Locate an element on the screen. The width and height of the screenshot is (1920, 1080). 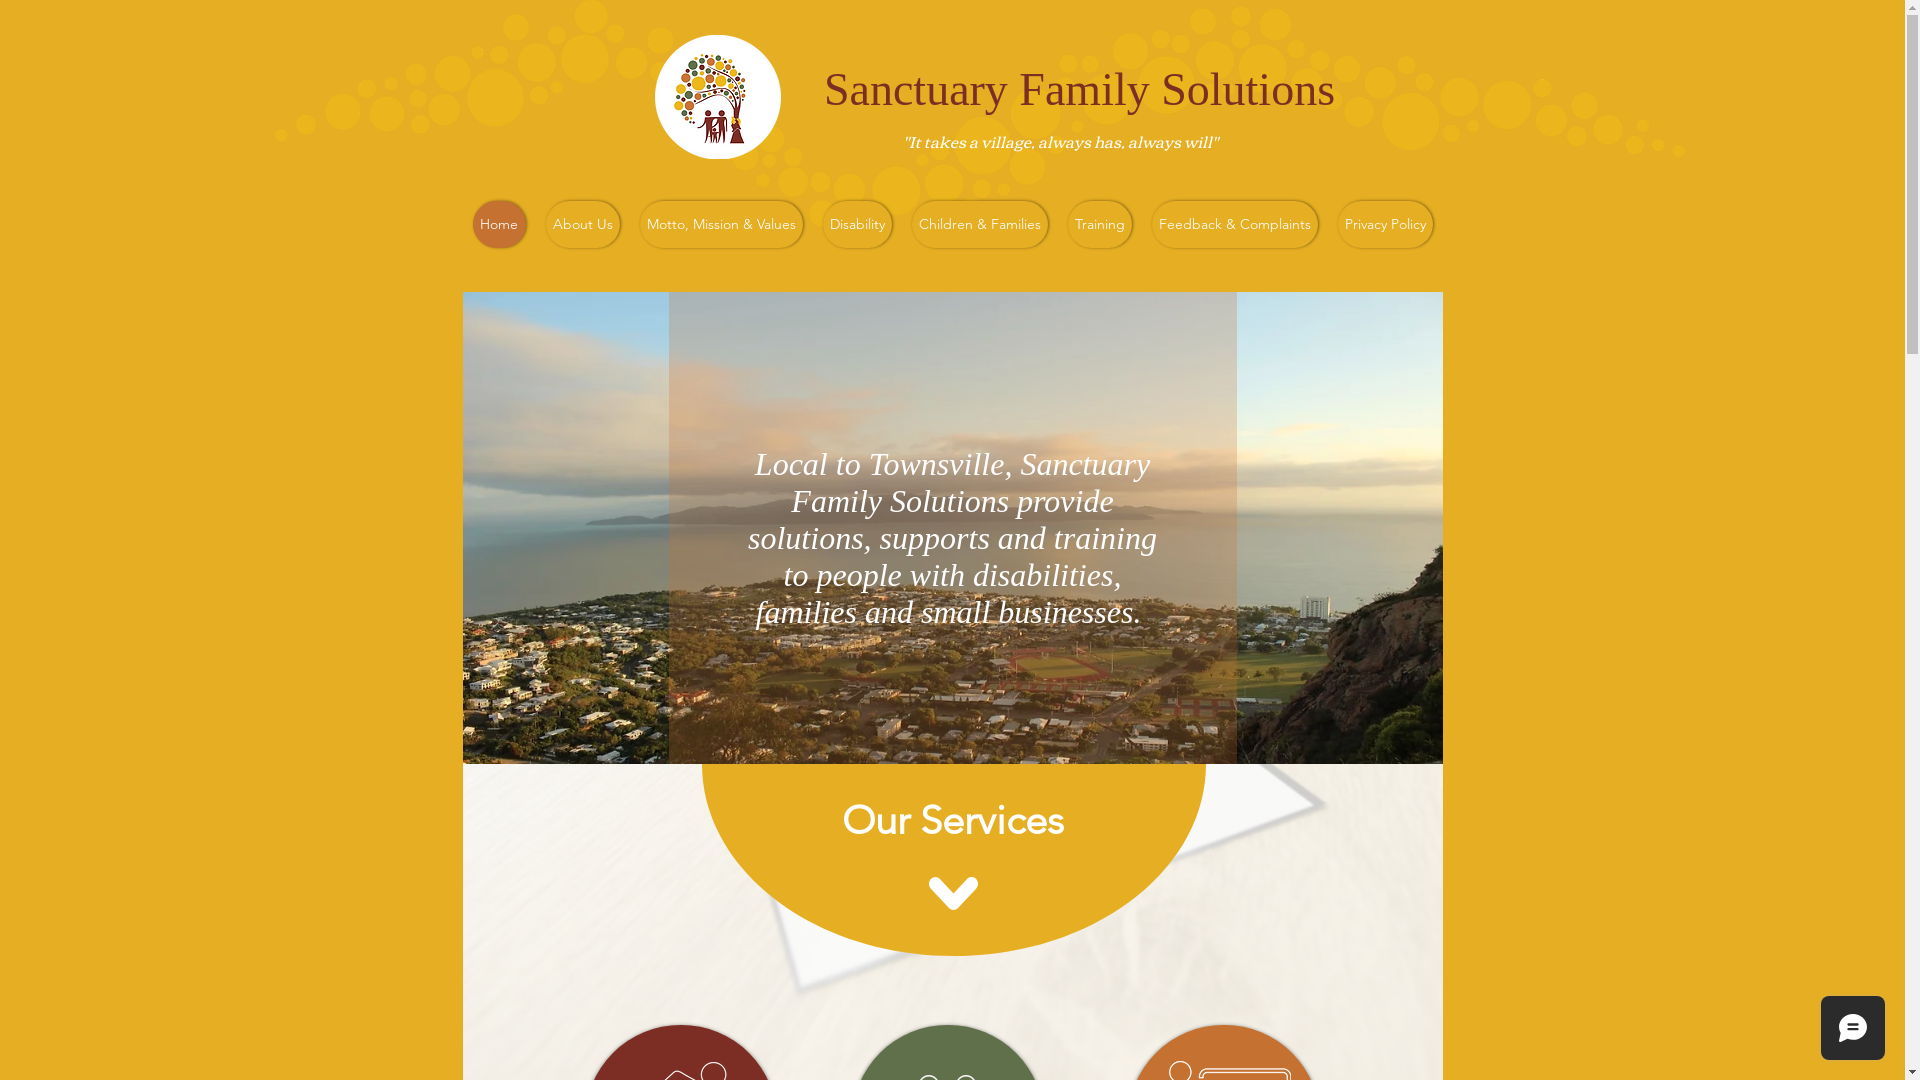
'Training' is located at coordinates (1098, 224).